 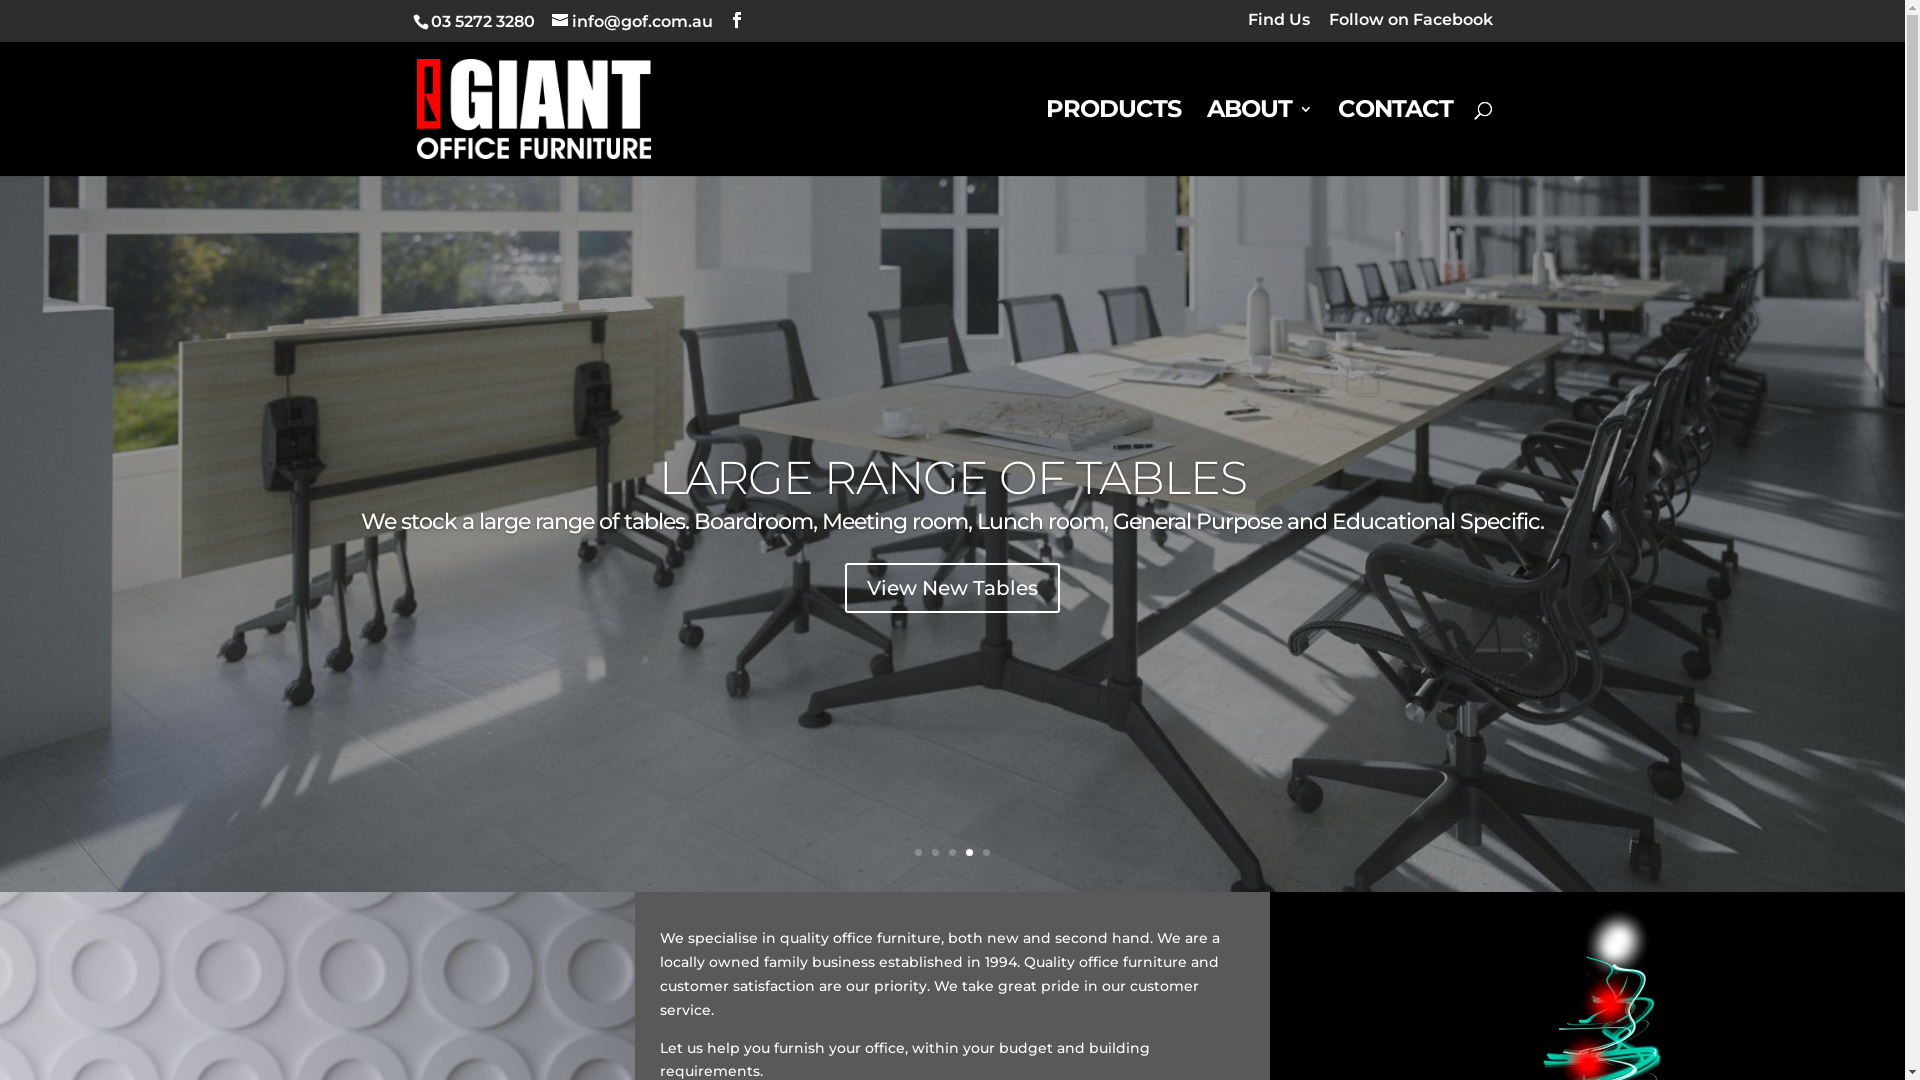 What do you see at coordinates (631, 21) in the screenshot?
I see `'info@gof.com.au'` at bounding box center [631, 21].